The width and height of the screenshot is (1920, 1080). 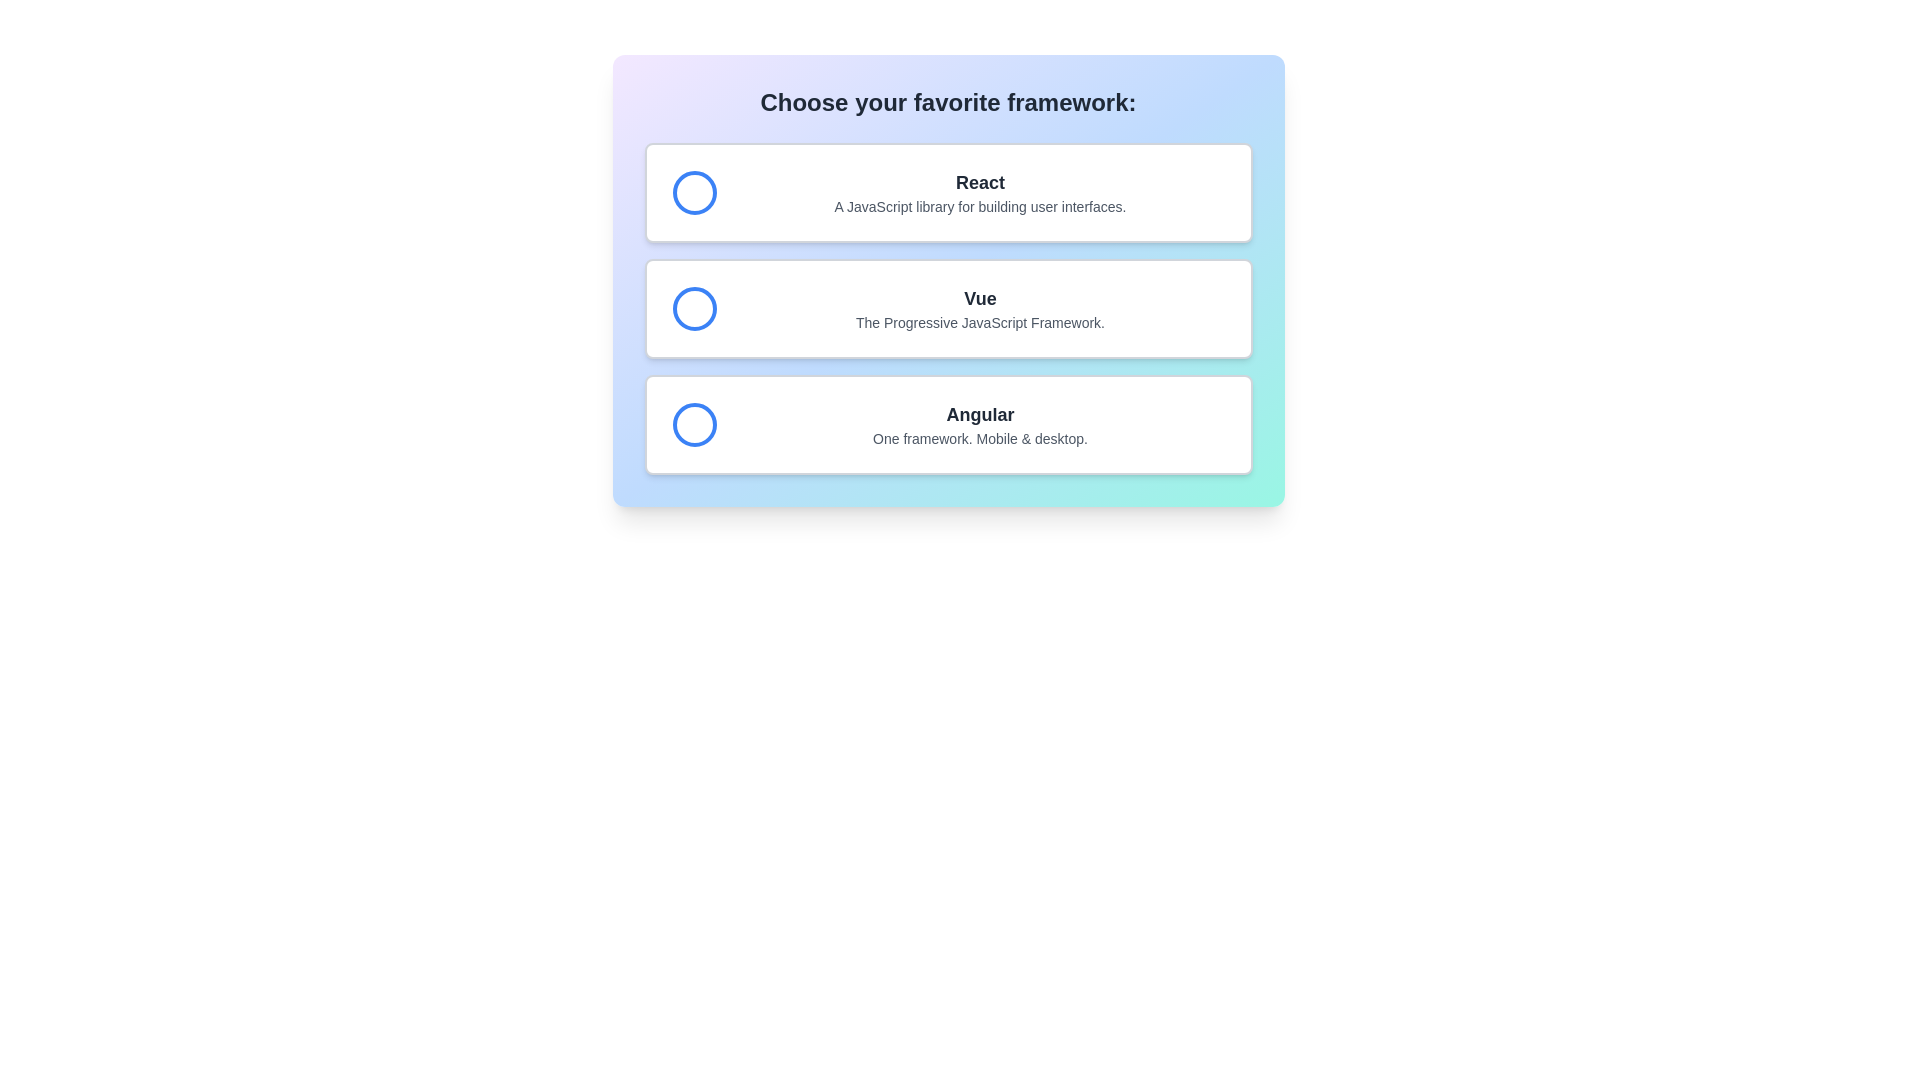 I want to click on the text element that contains 'The Progressive JavaScript Framework.' which is styled in gray and positioned below the bold 'Vue' text, so click(x=980, y=322).